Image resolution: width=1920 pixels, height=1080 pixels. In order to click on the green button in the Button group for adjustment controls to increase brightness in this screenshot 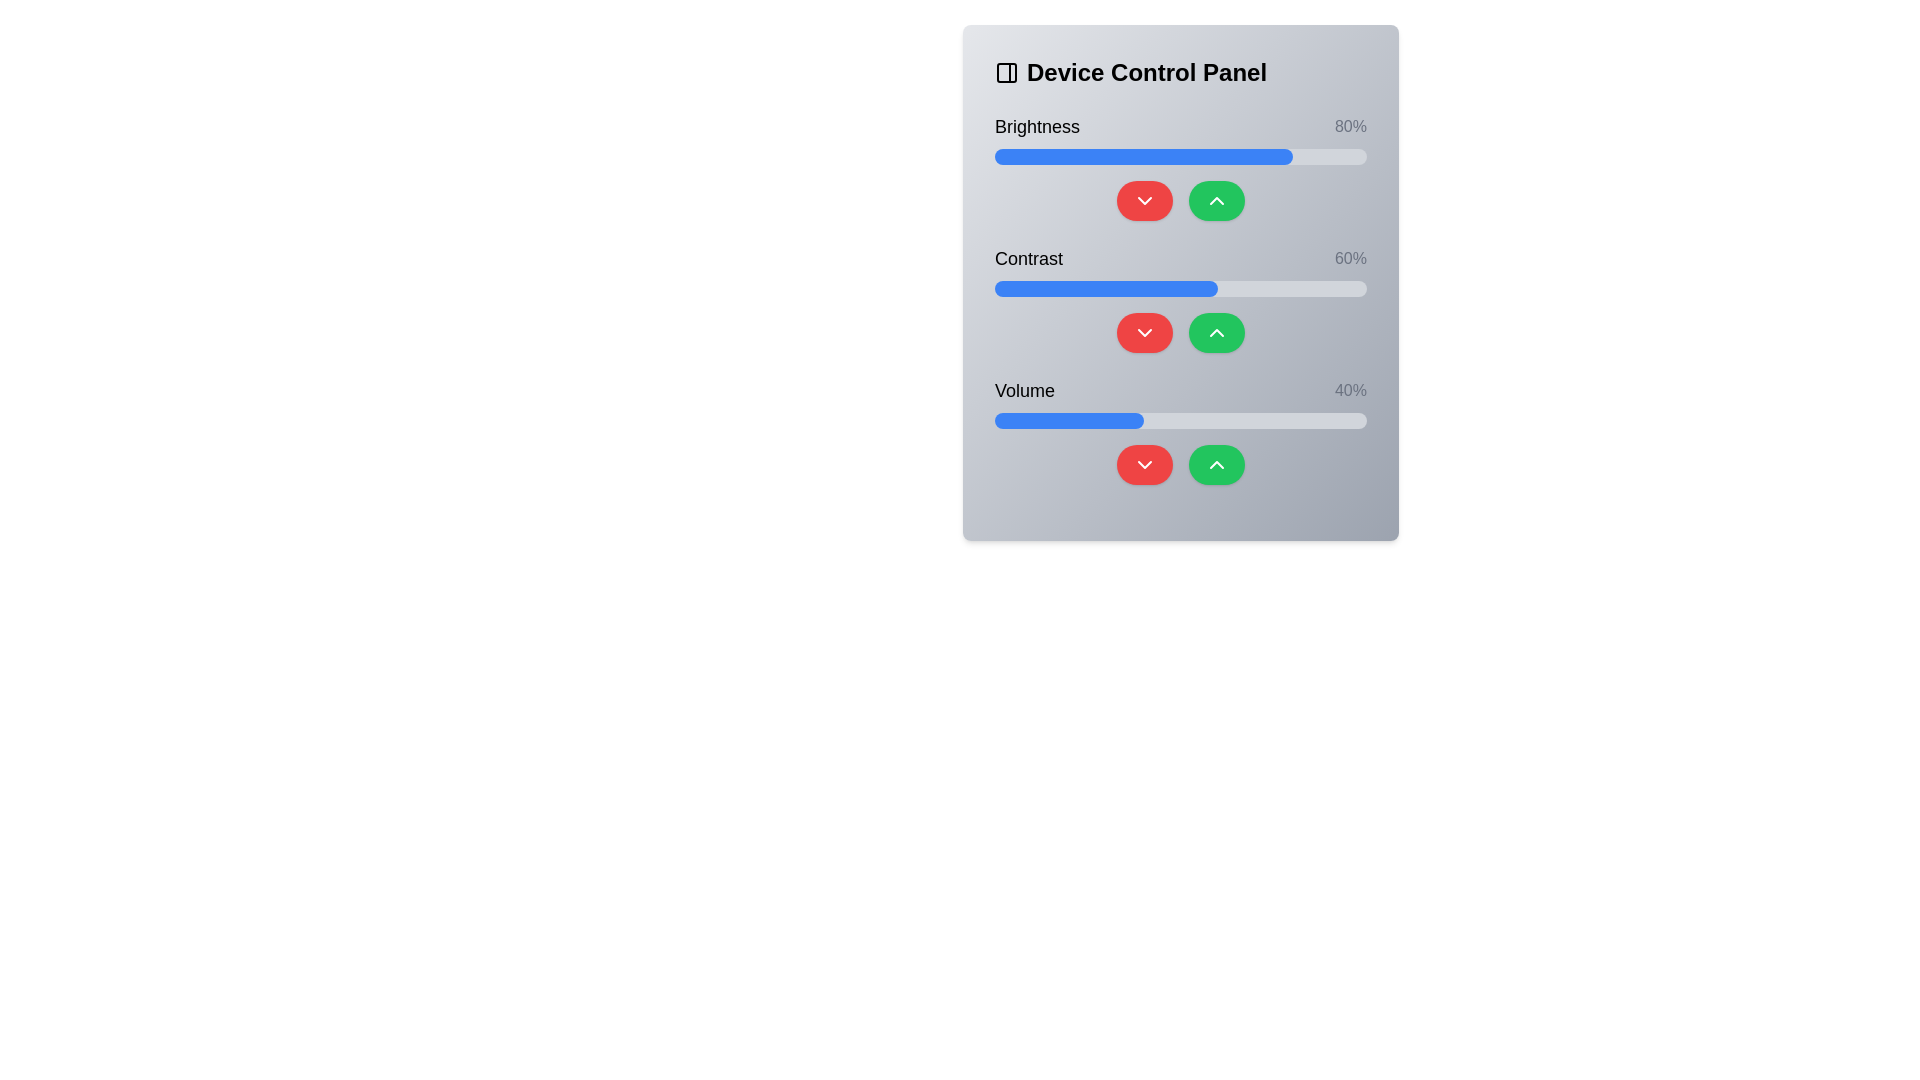, I will do `click(1180, 200)`.